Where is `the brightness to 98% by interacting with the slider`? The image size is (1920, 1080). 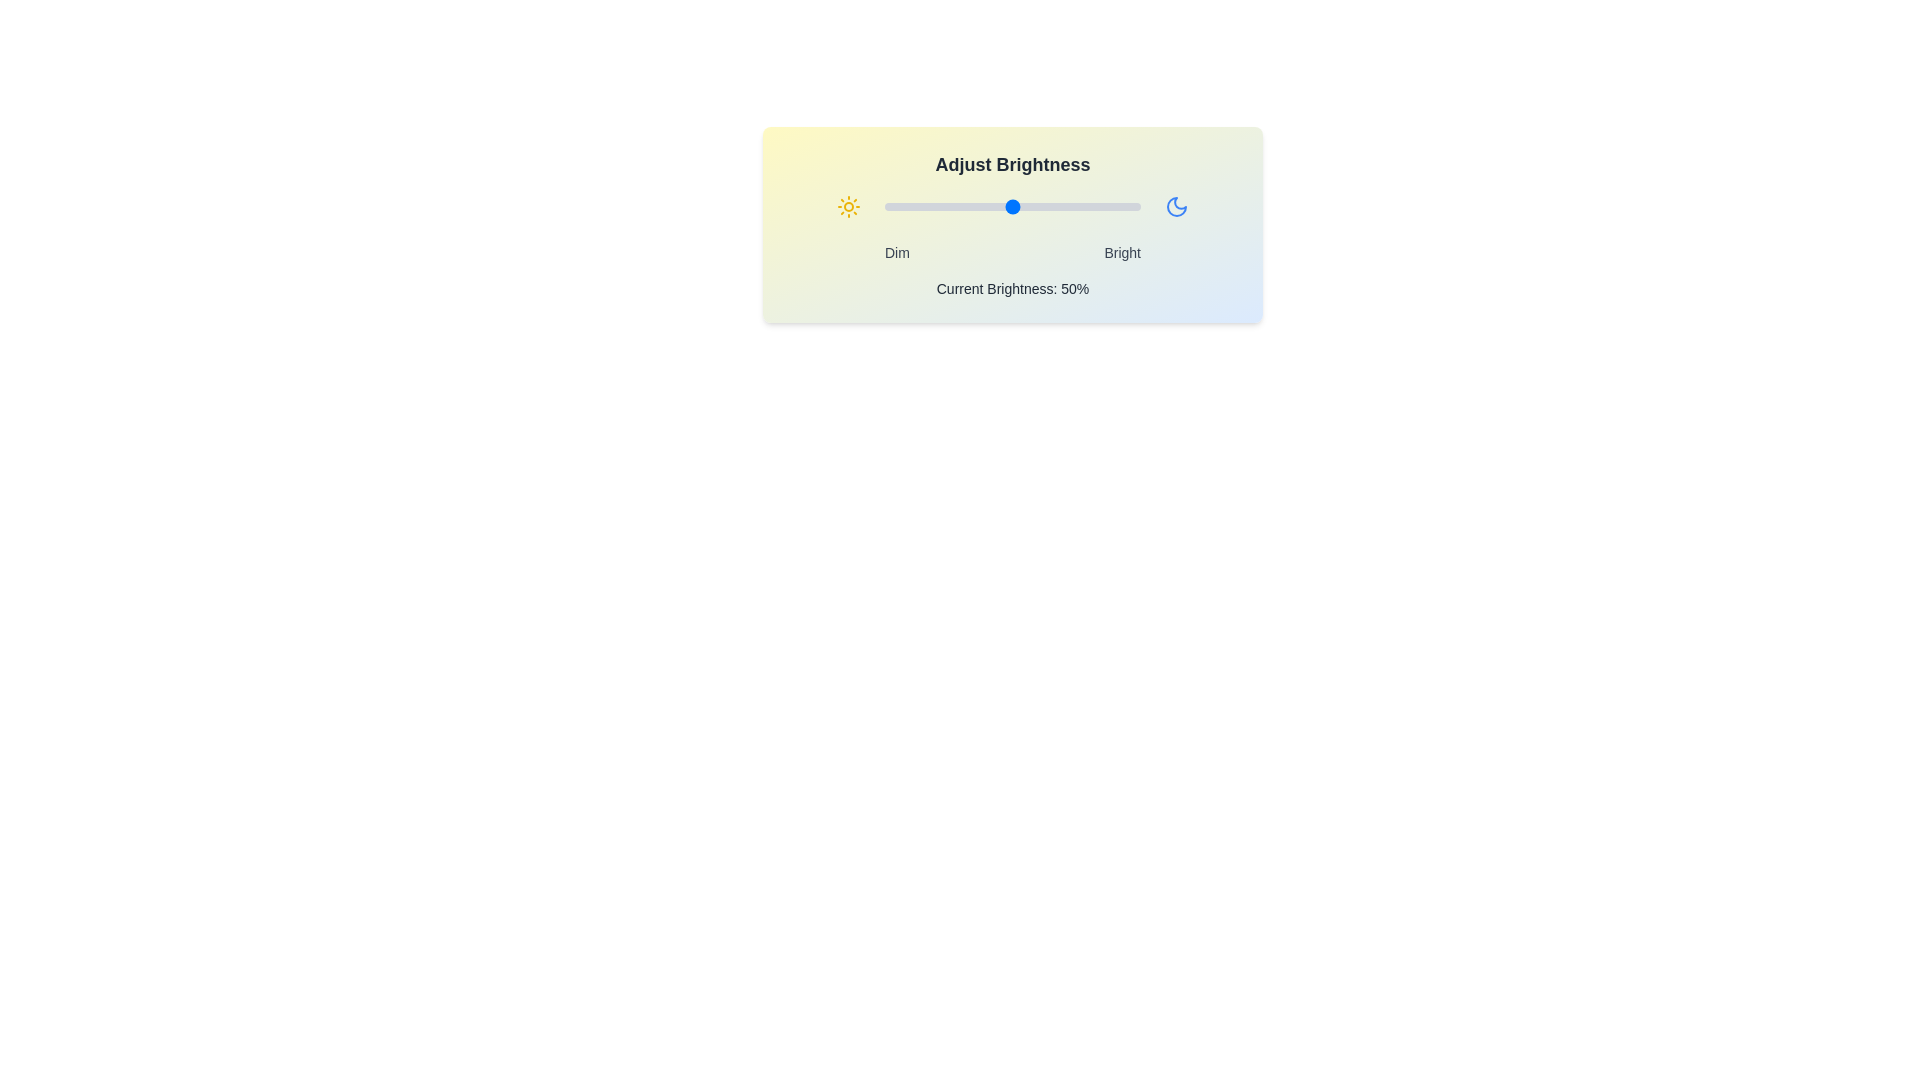 the brightness to 98% by interacting with the slider is located at coordinates (1135, 207).